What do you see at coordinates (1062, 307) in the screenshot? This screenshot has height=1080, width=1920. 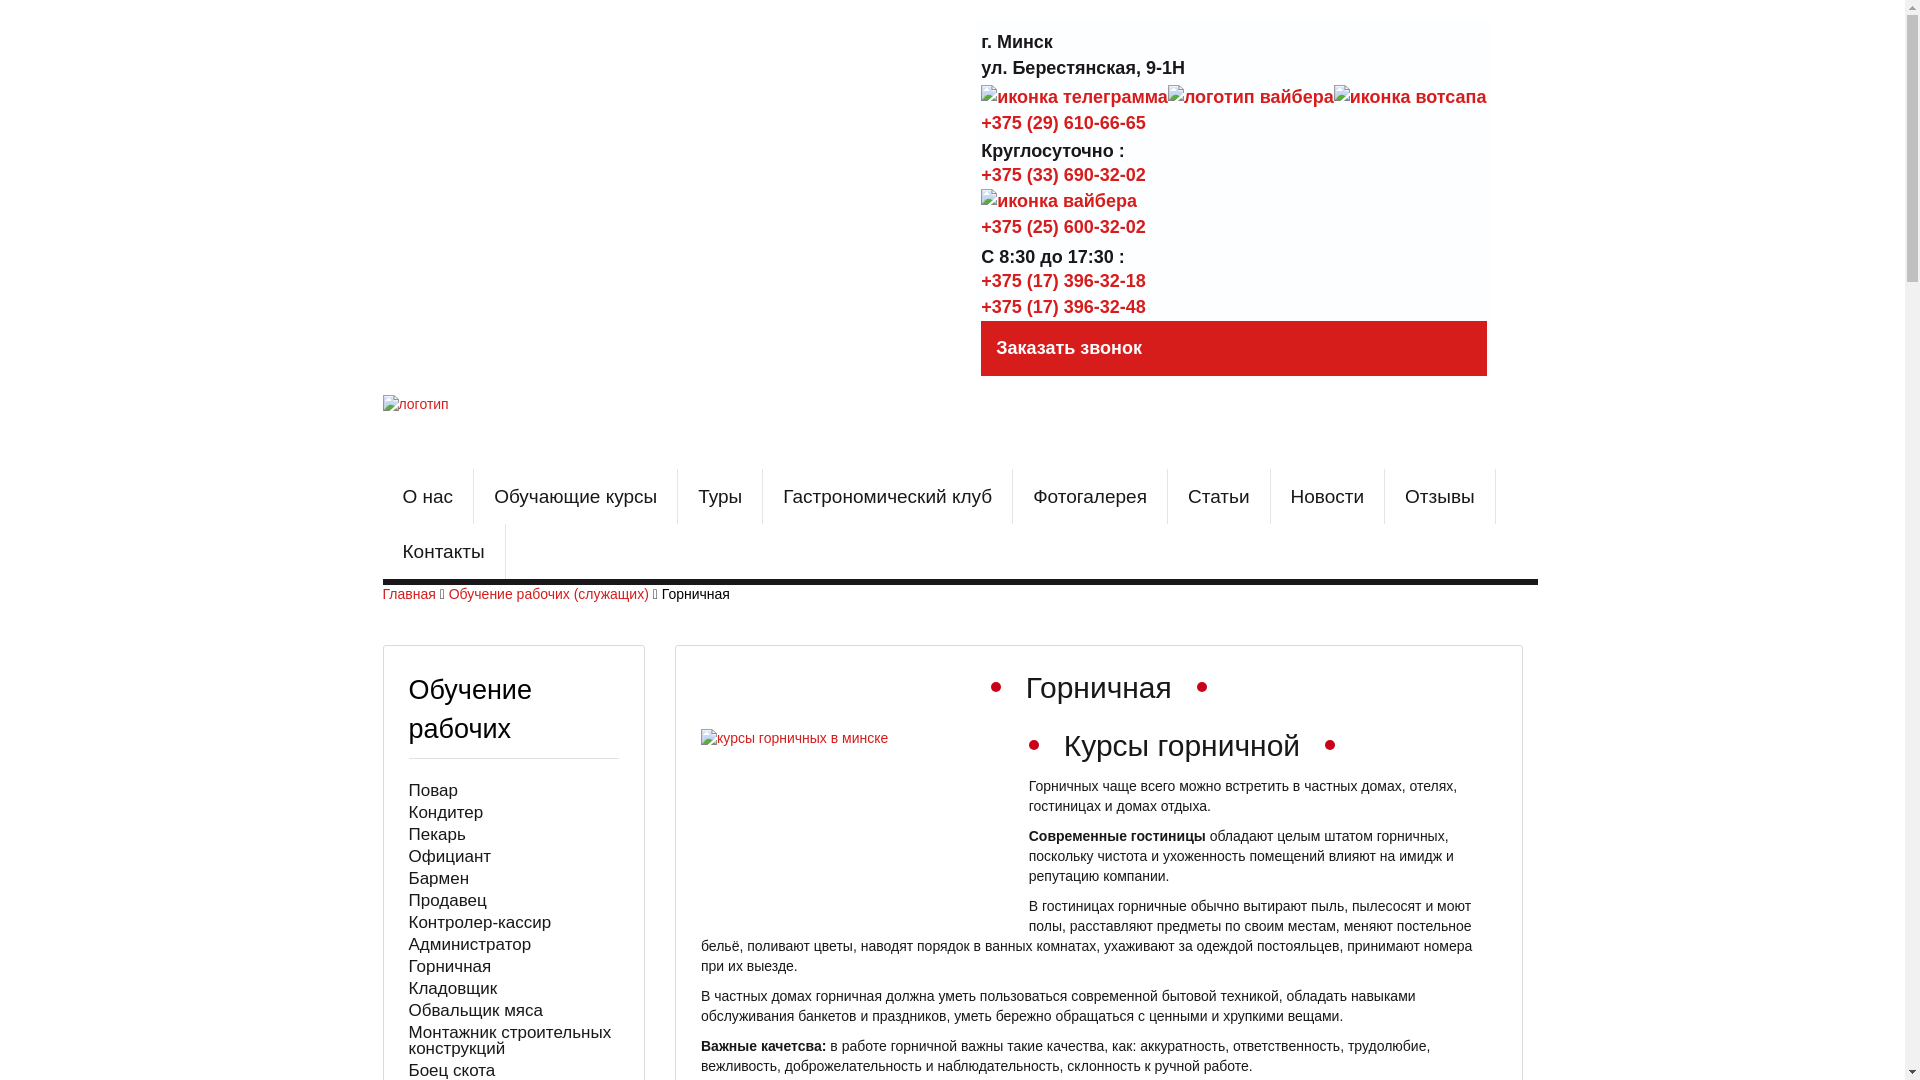 I see `'+375 (17) 396-32-48'` at bounding box center [1062, 307].